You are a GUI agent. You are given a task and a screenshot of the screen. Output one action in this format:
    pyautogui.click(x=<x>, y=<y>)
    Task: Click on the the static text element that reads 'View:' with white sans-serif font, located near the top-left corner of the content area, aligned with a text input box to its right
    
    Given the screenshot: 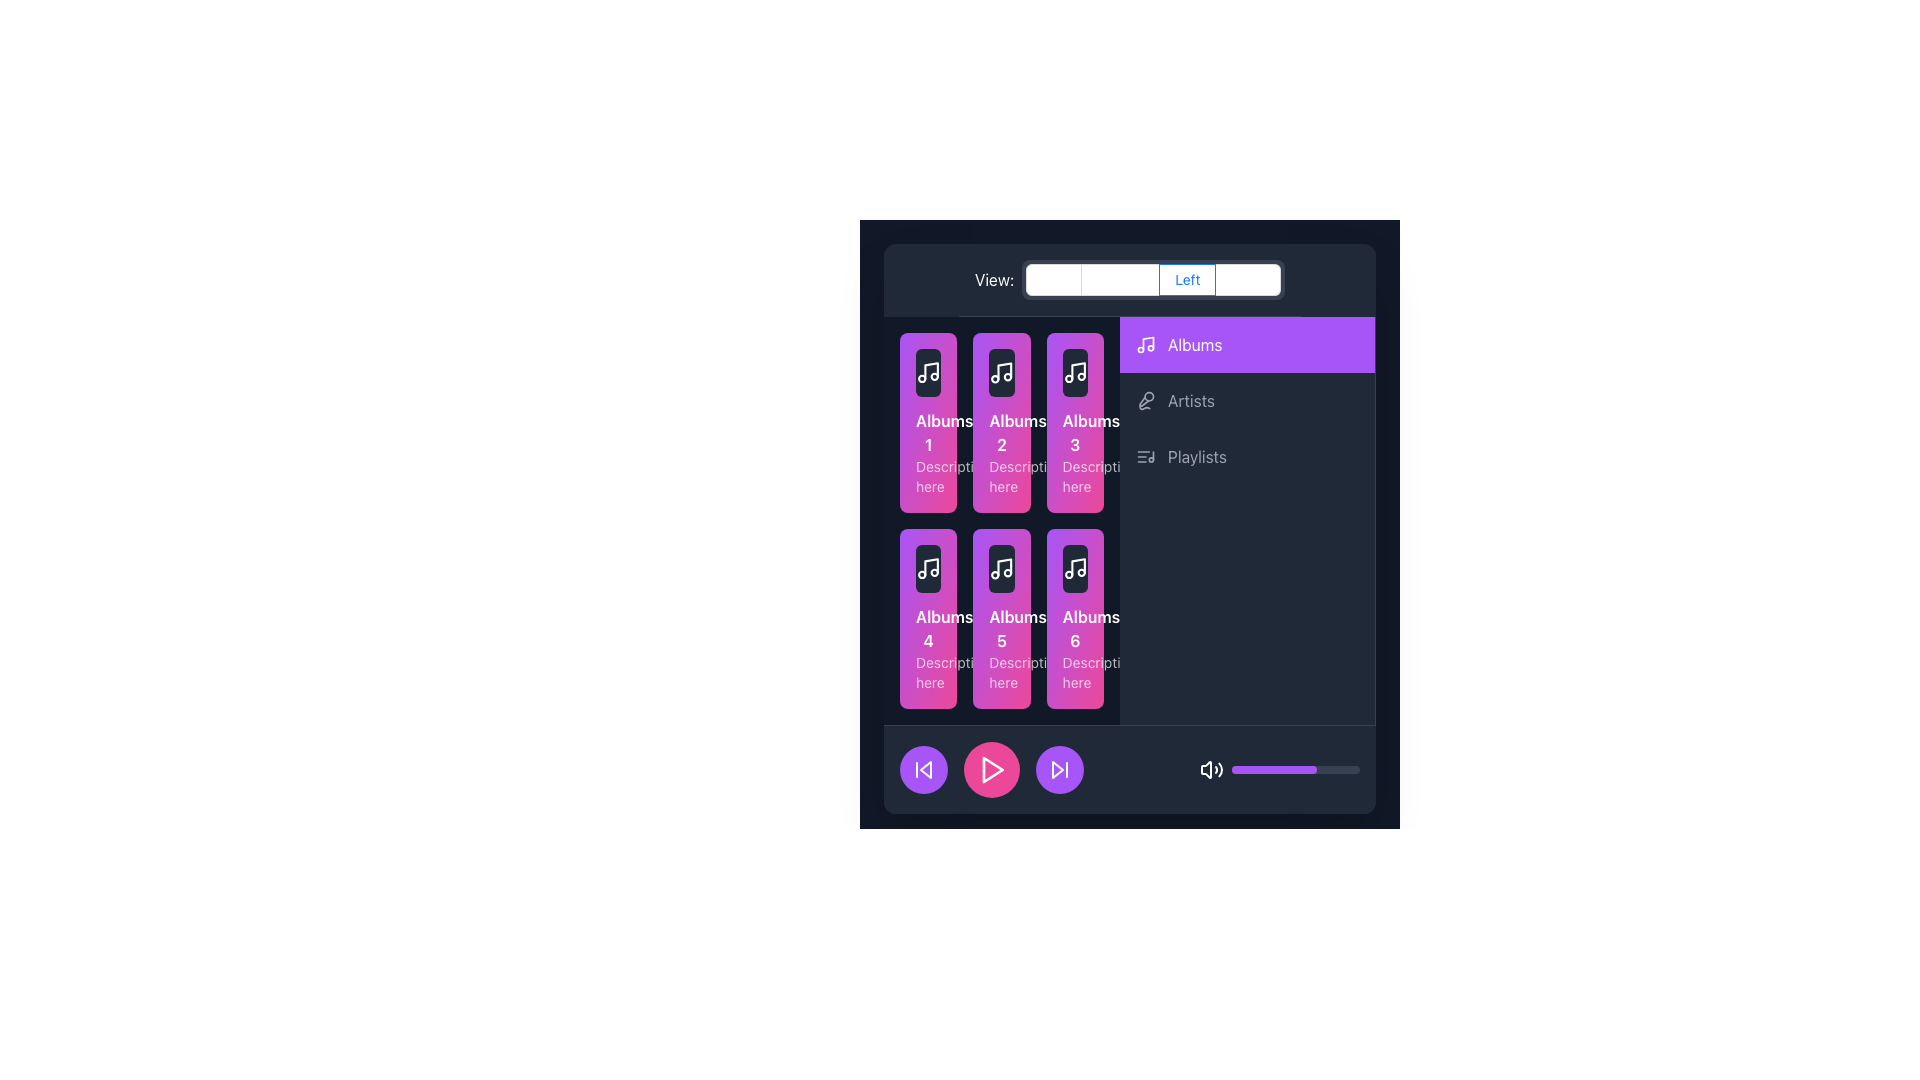 What is the action you would take?
    pyautogui.click(x=994, y=280)
    